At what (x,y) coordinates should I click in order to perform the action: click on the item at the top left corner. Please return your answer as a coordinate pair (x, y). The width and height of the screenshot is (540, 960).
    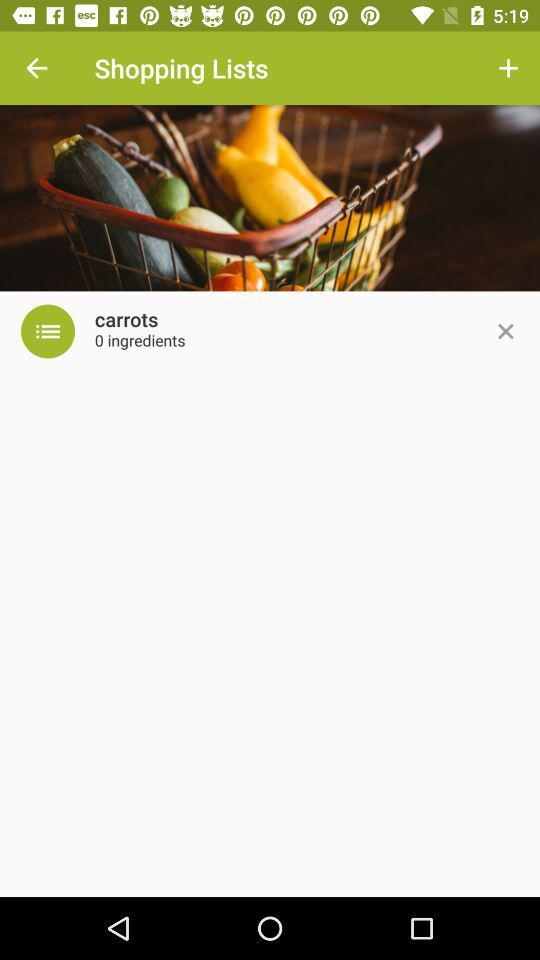
    Looking at the image, I should click on (36, 68).